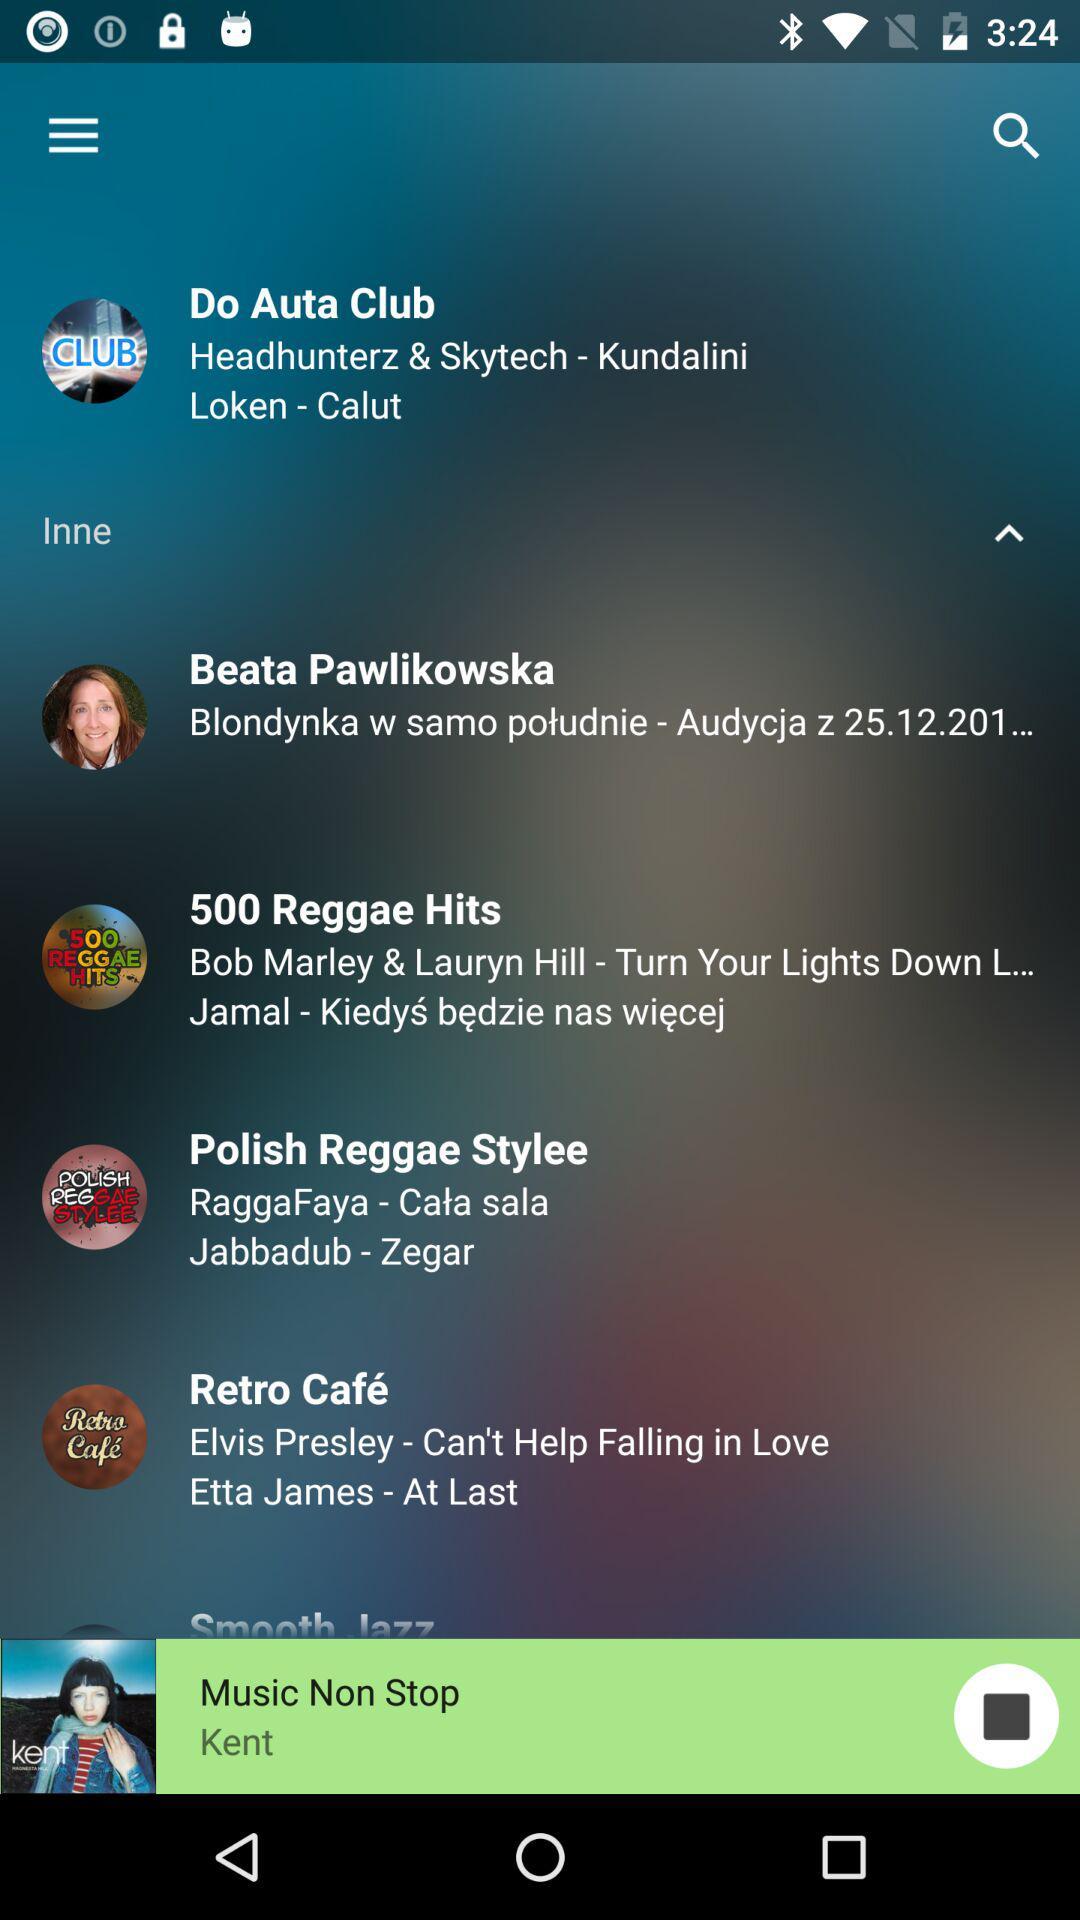  I want to click on stop icon, so click(1006, 1714).